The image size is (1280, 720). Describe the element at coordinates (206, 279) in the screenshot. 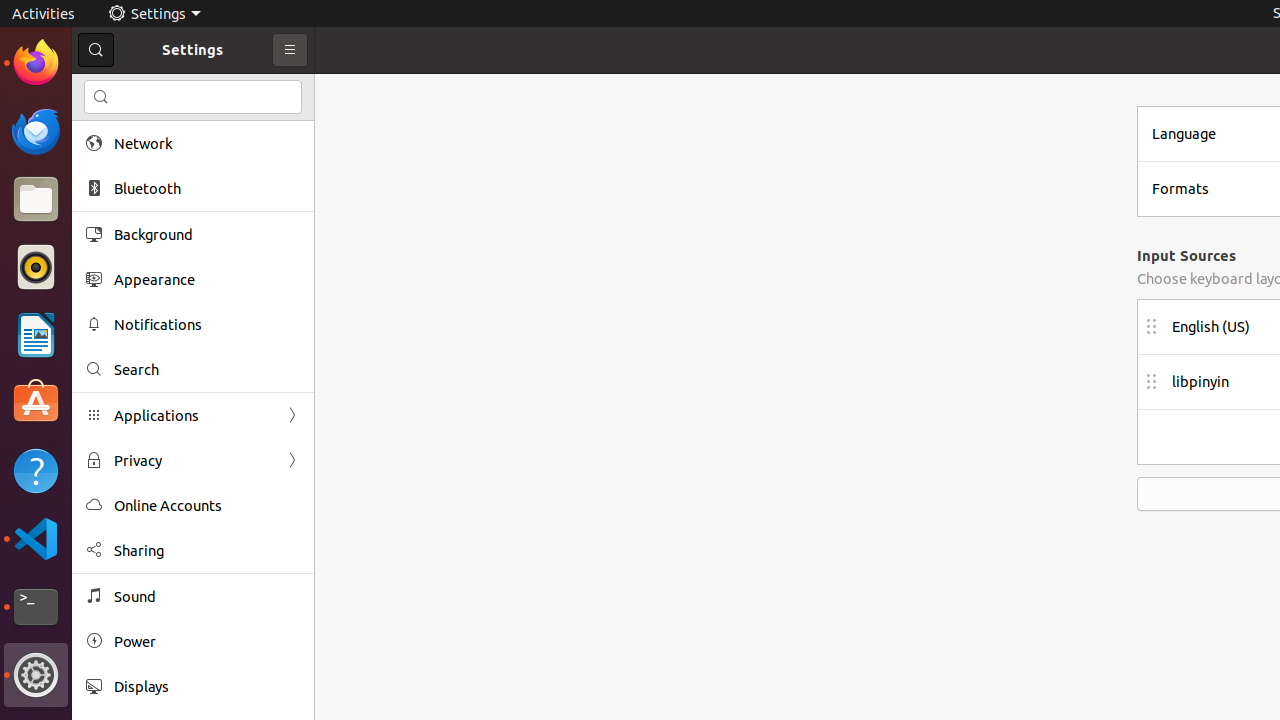

I see `'Appearance'` at that location.